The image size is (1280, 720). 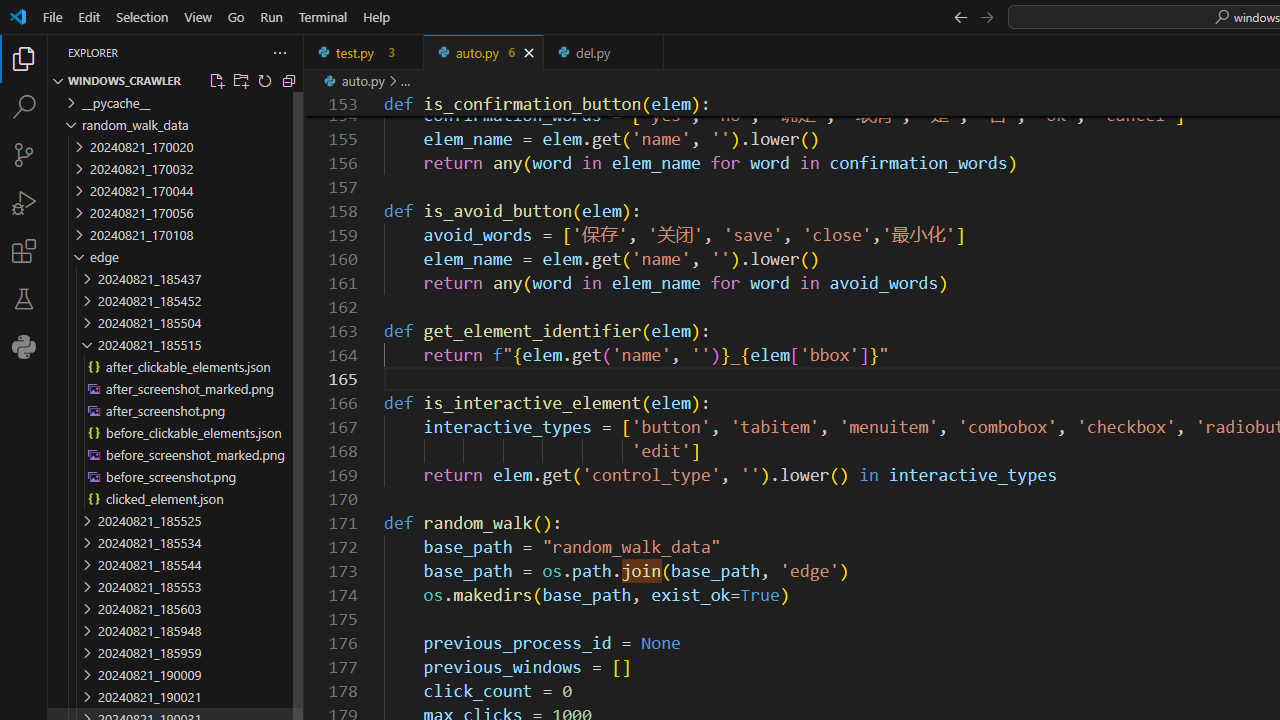 I want to click on 'Explorer Section: windows_crawler', so click(x=176, y=80).